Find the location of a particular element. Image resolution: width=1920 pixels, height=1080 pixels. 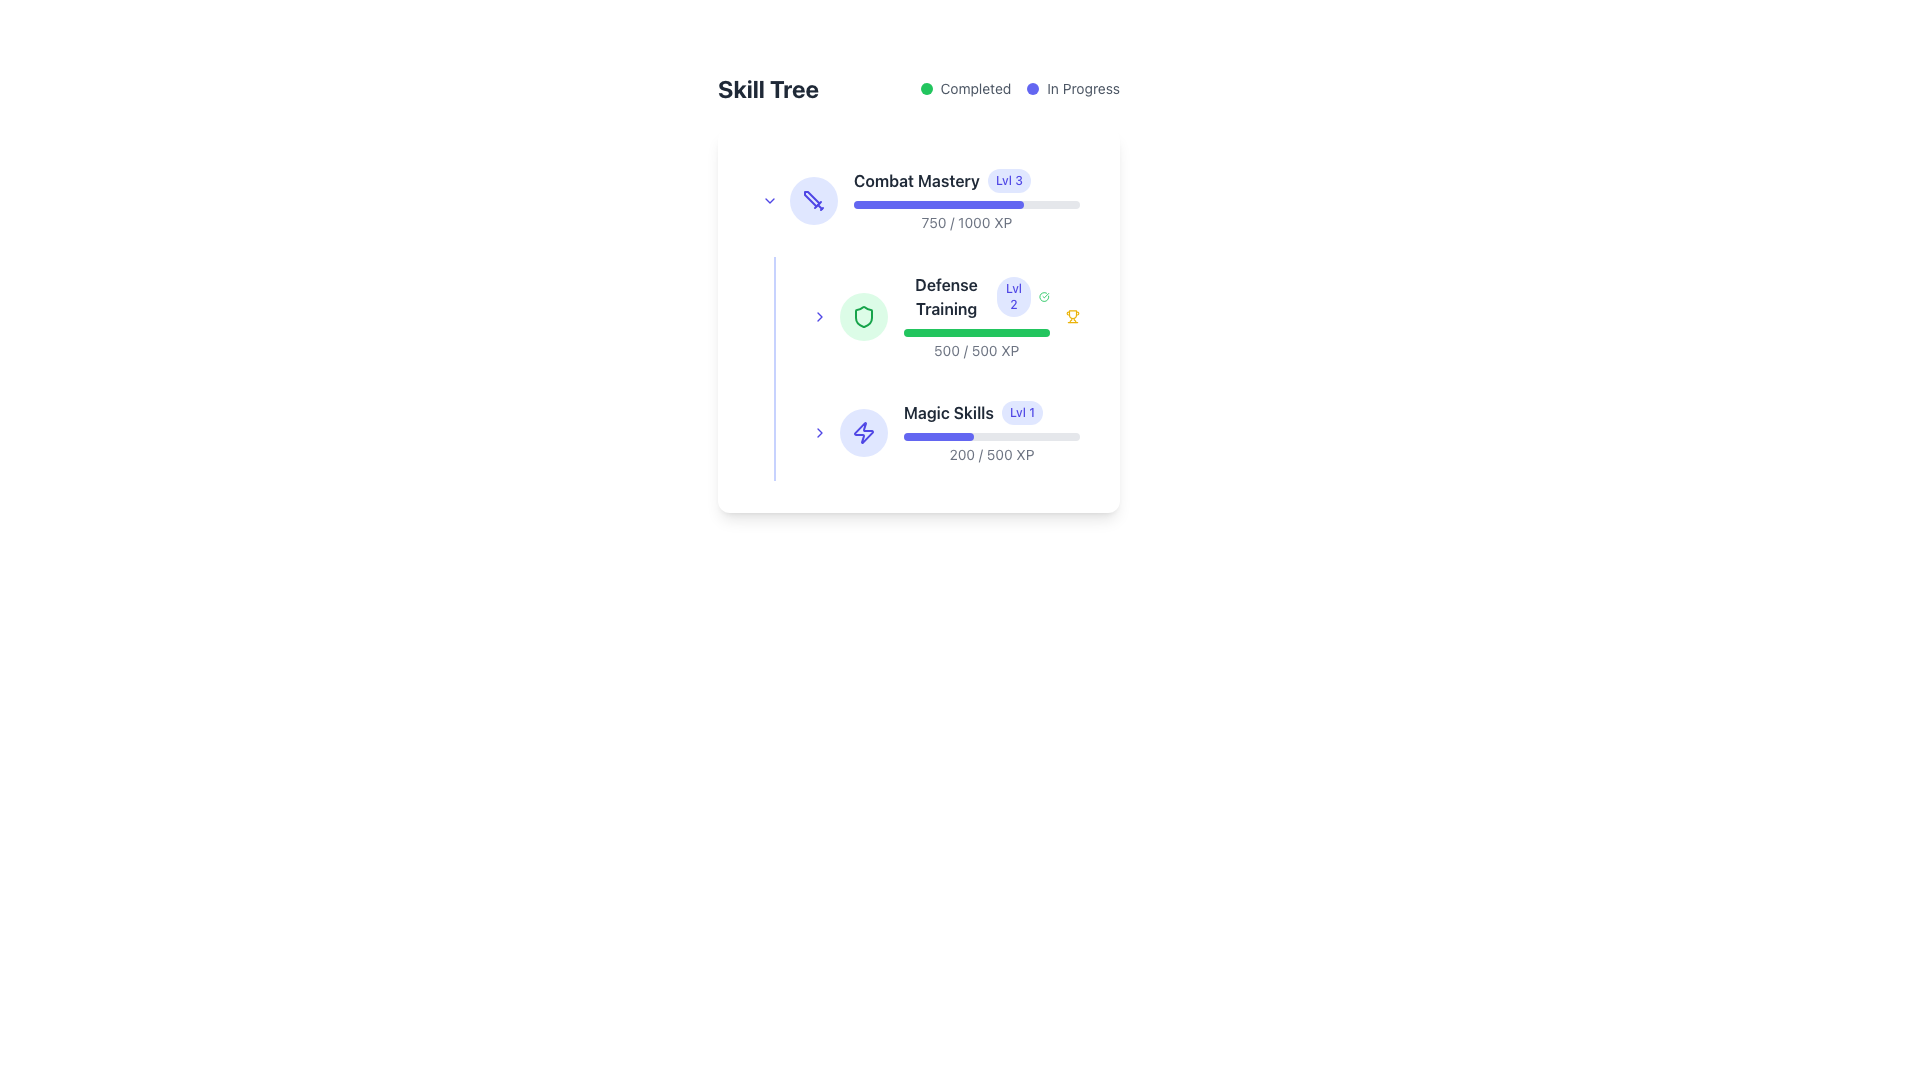

the 'Combat Mastery' label which displays 'Lvl 3' in a badge, located at the top of the first skill entry in the vertical list of skills is located at coordinates (966, 181).